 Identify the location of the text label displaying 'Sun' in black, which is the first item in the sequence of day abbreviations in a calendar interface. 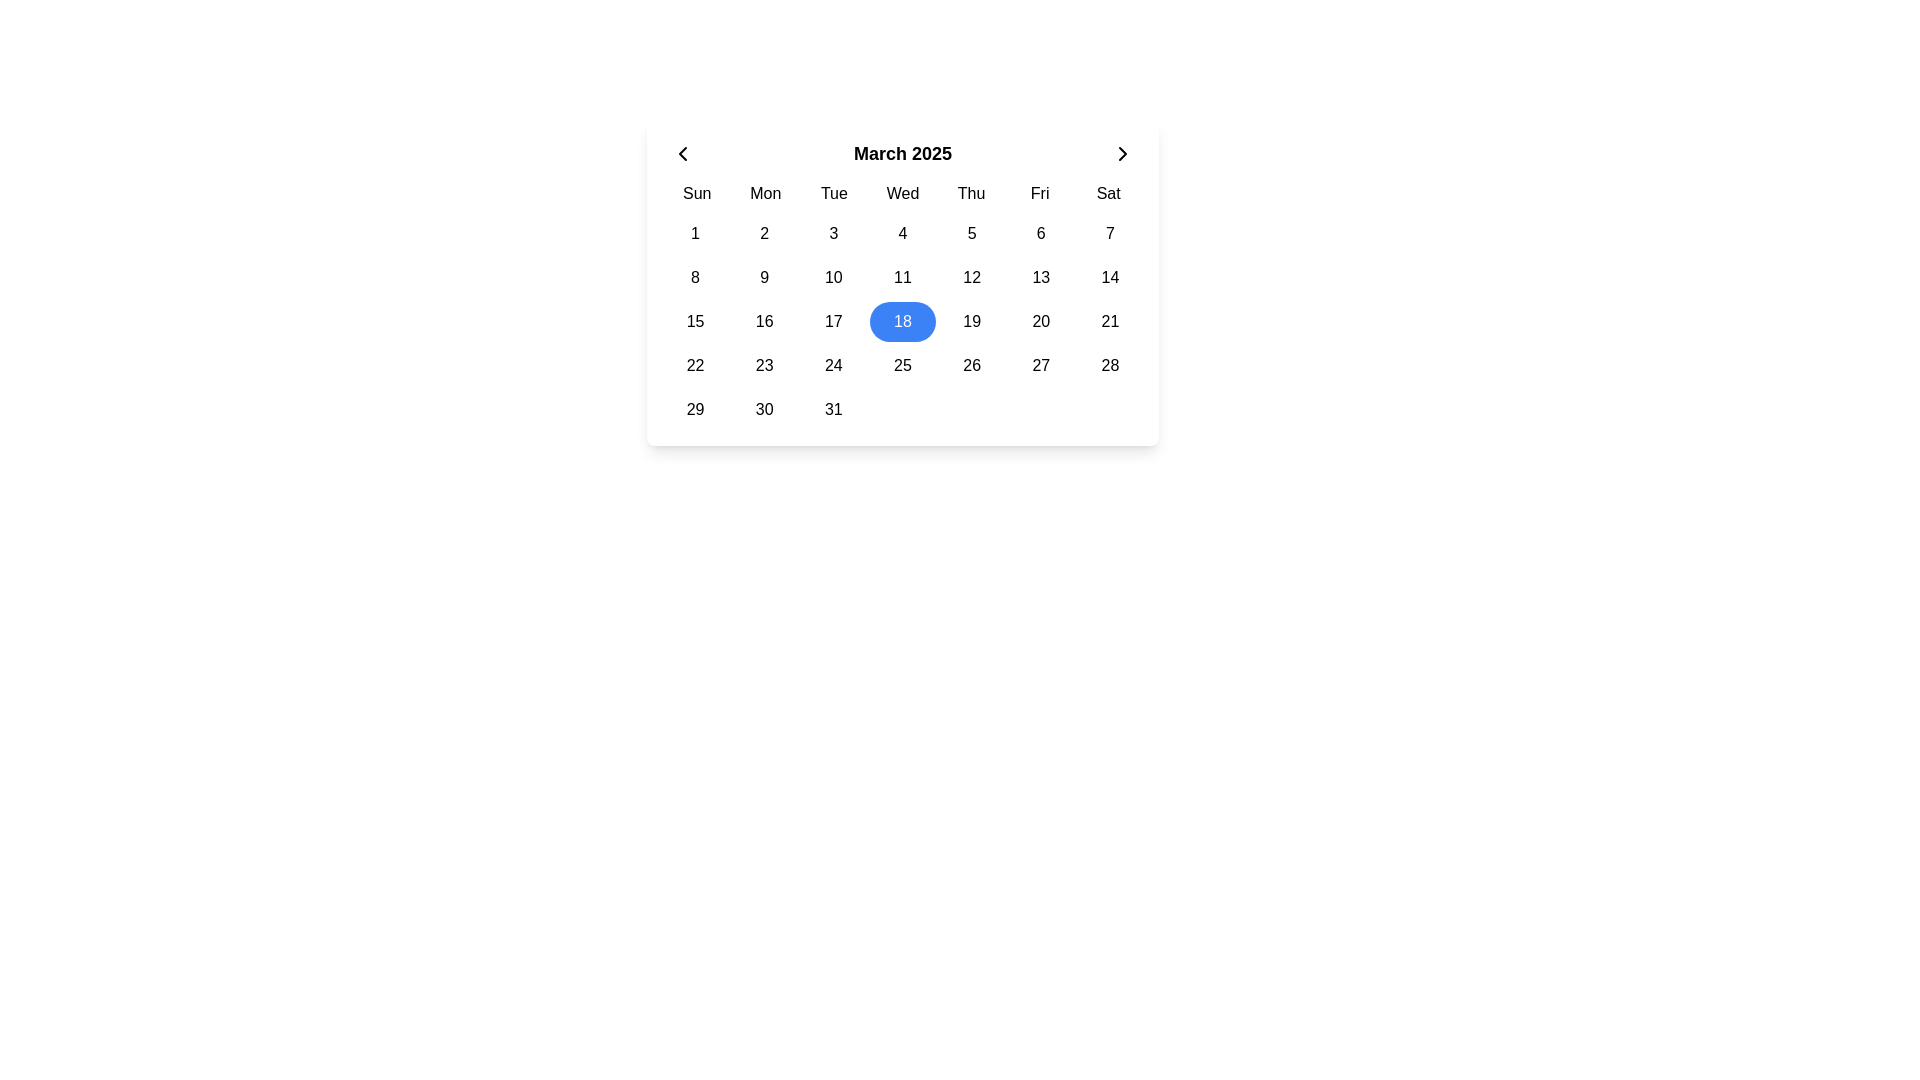
(697, 193).